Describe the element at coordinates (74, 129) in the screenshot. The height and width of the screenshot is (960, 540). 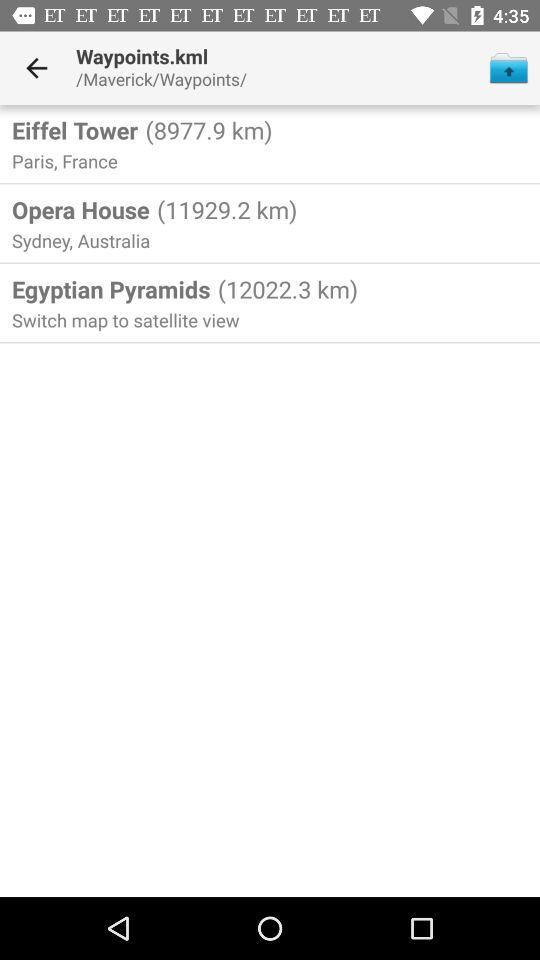
I see `item to the left of the  (8977.9 km)` at that location.